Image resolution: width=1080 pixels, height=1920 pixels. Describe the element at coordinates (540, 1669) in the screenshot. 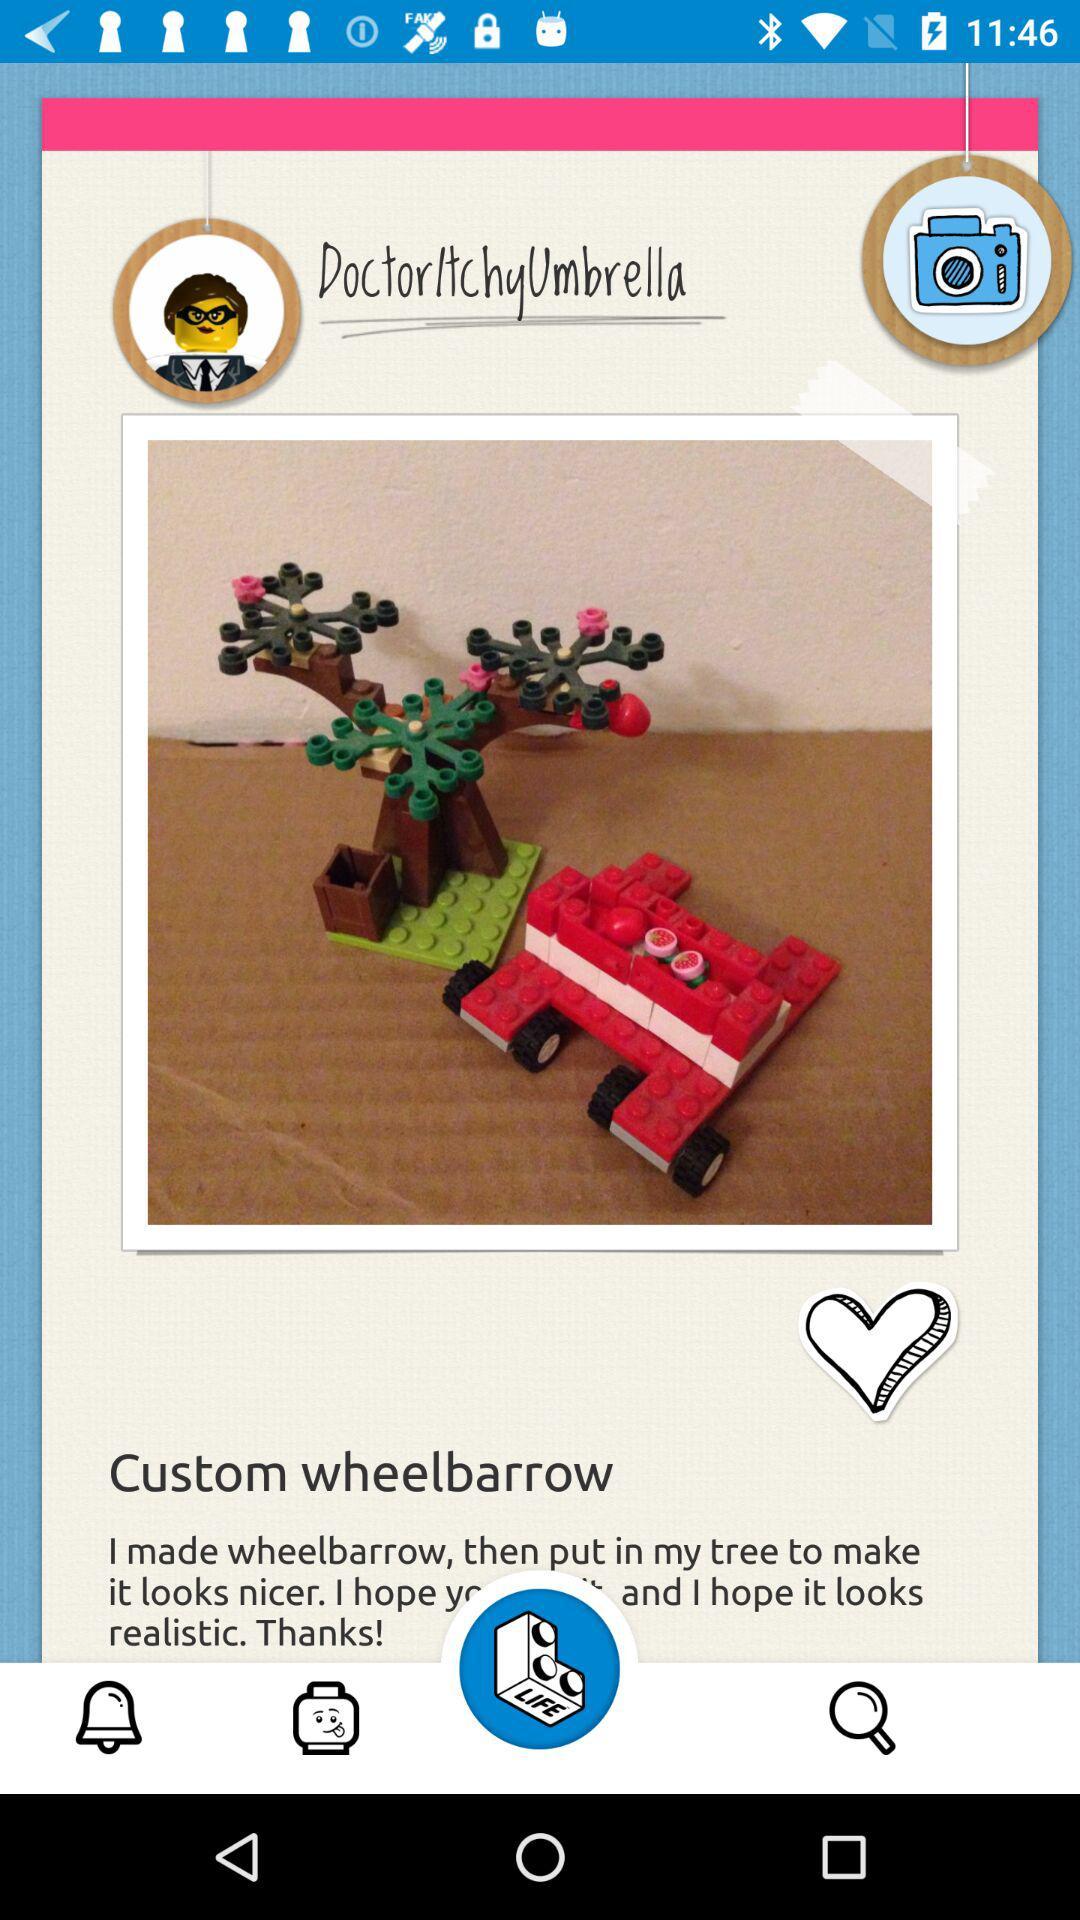

I see `the icon left to search icon` at that location.